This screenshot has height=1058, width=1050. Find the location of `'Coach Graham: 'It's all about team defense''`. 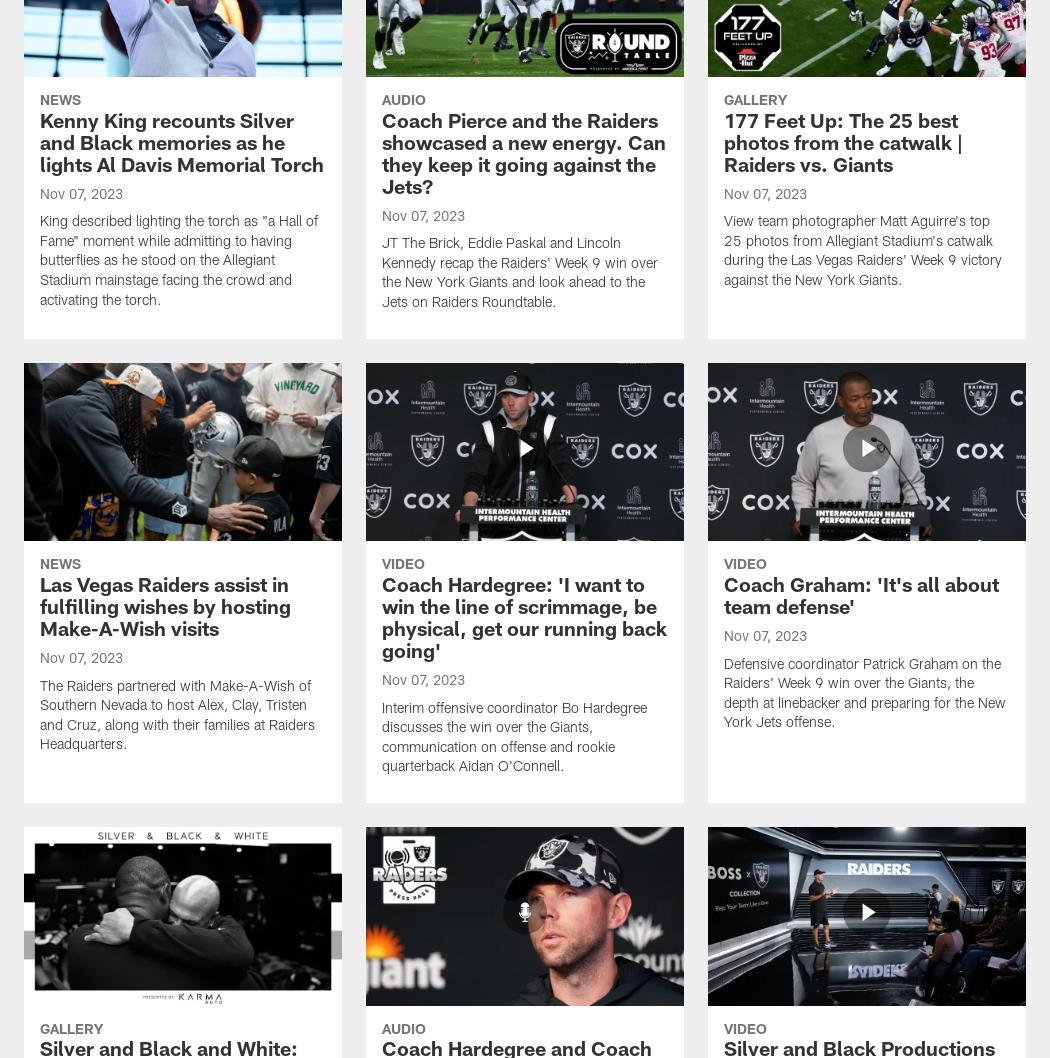

'Coach Graham: 'It's all about team defense'' is located at coordinates (722, 597).